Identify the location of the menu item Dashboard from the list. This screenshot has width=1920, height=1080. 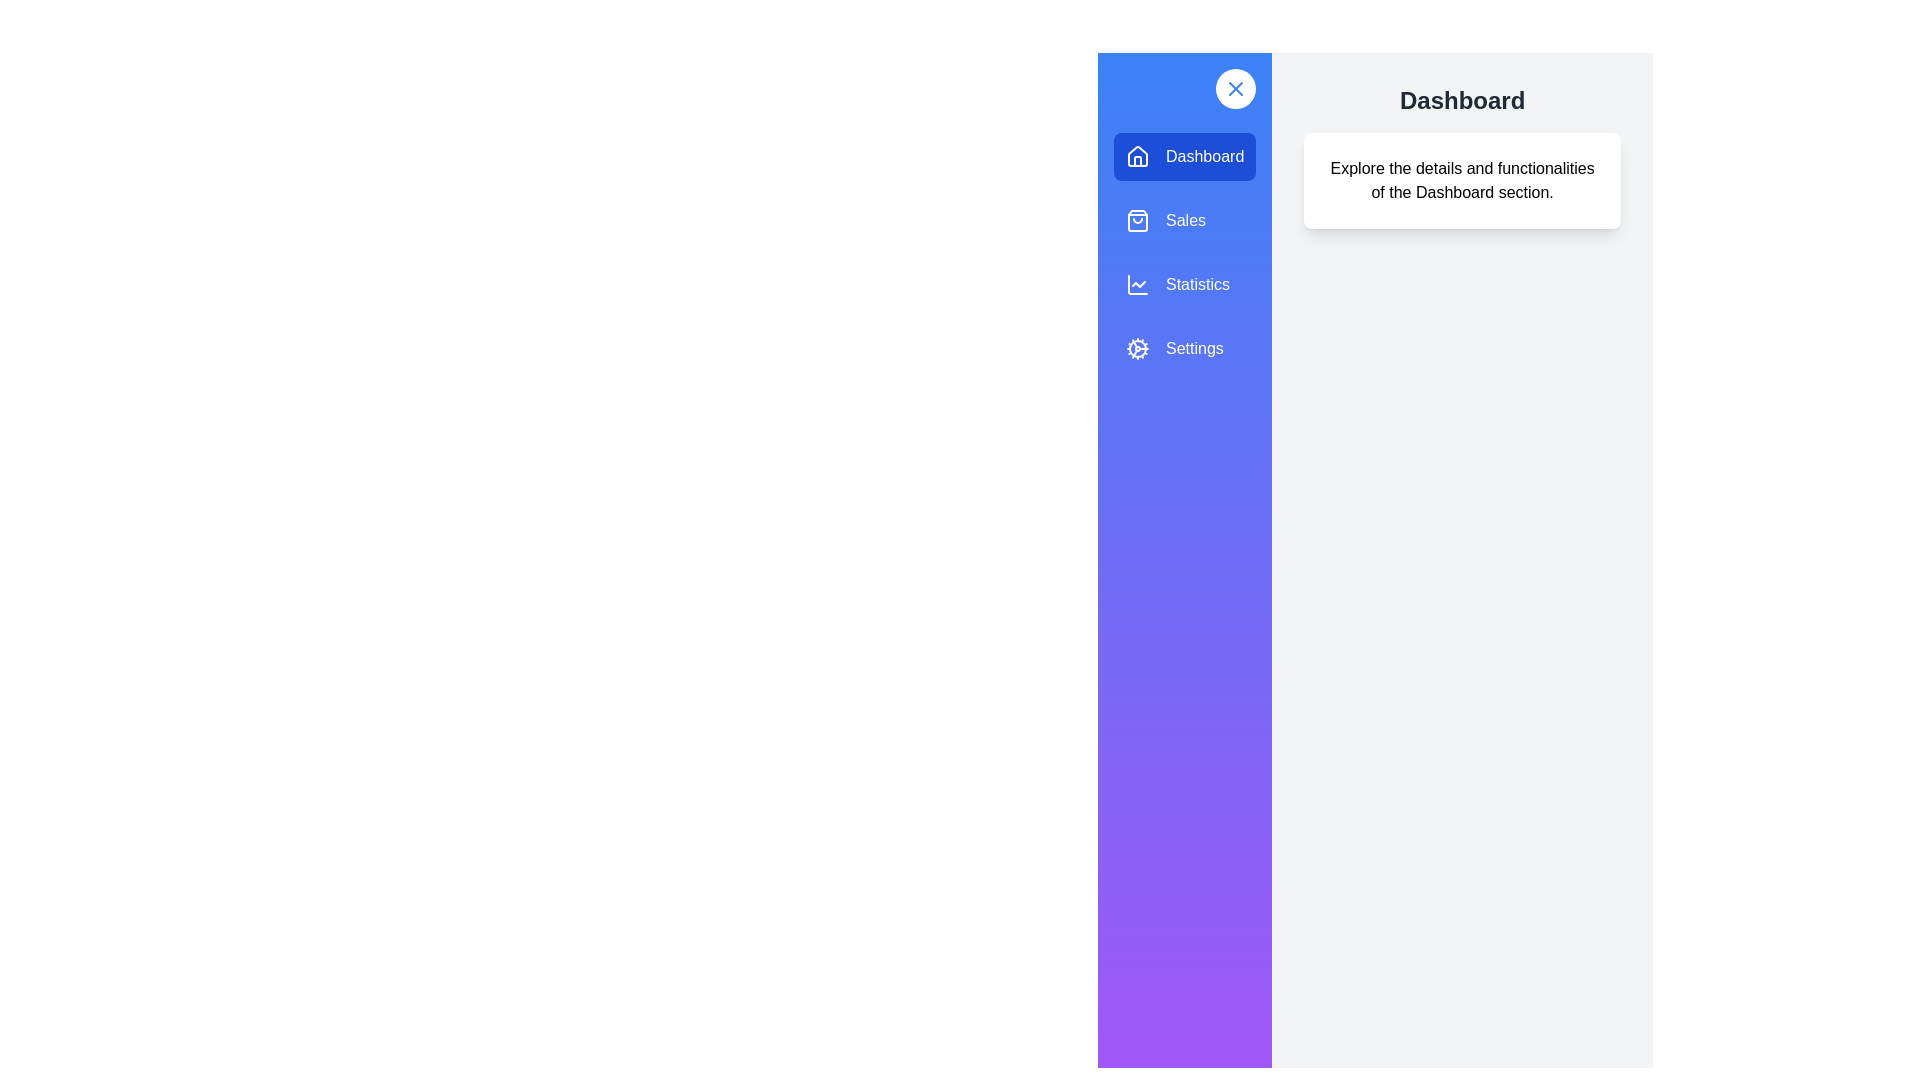
(1185, 156).